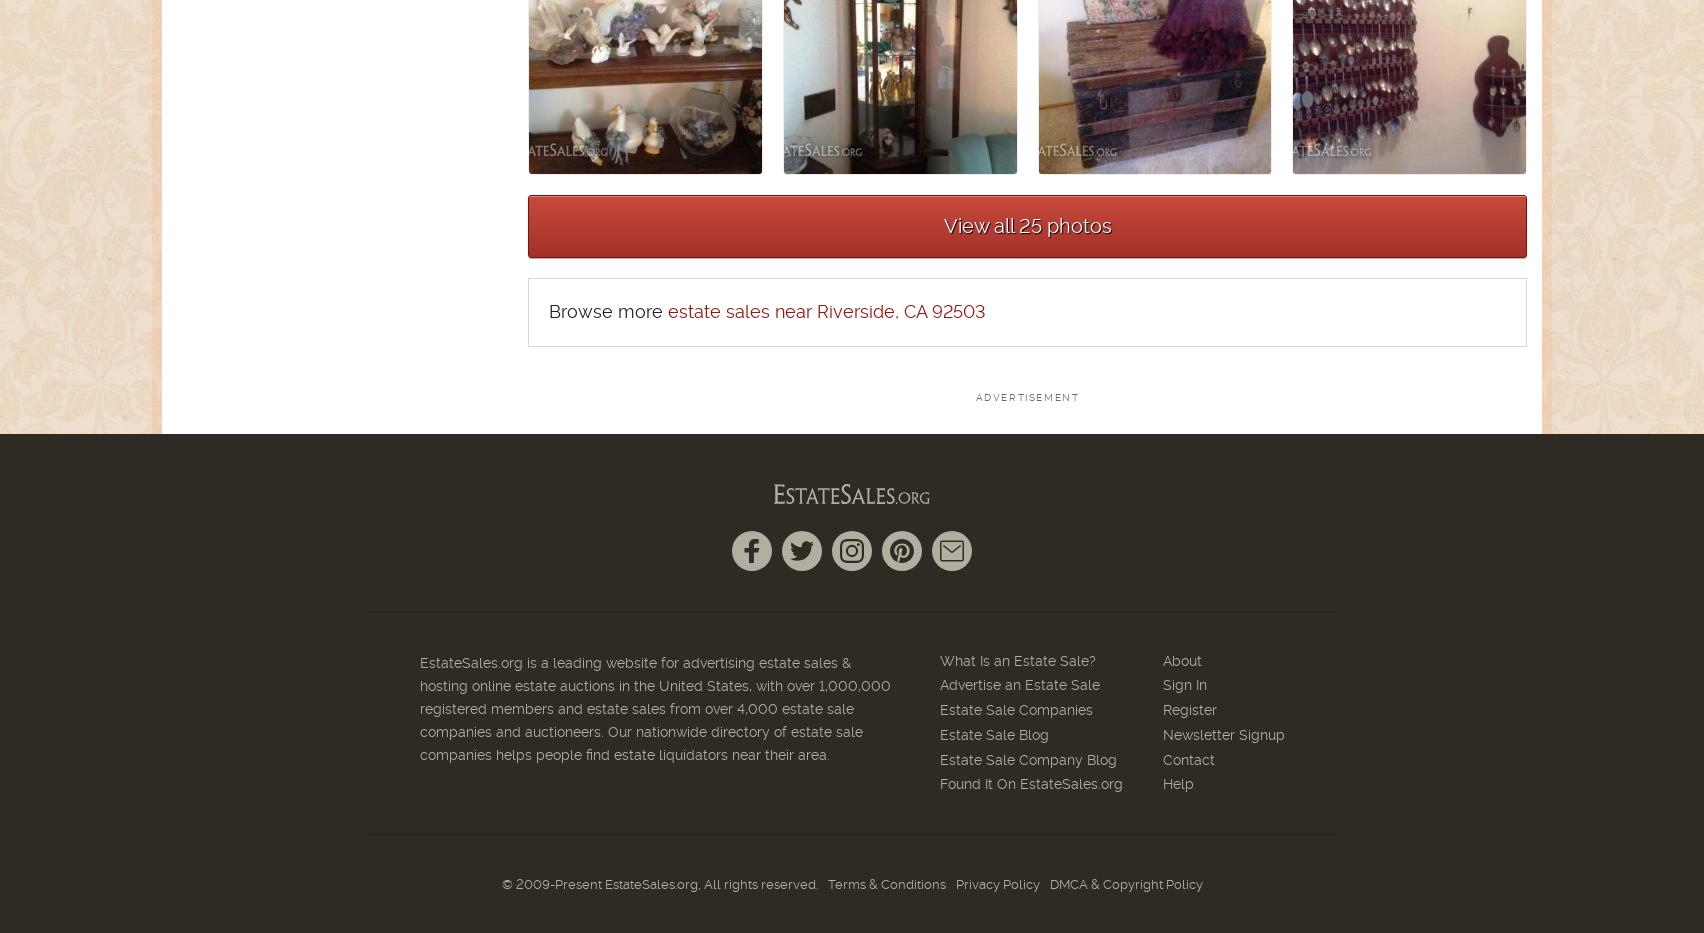 Image resolution: width=1704 pixels, height=933 pixels. What do you see at coordinates (1221, 732) in the screenshot?
I see `'Newsletter Signup'` at bounding box center [1221, 732].